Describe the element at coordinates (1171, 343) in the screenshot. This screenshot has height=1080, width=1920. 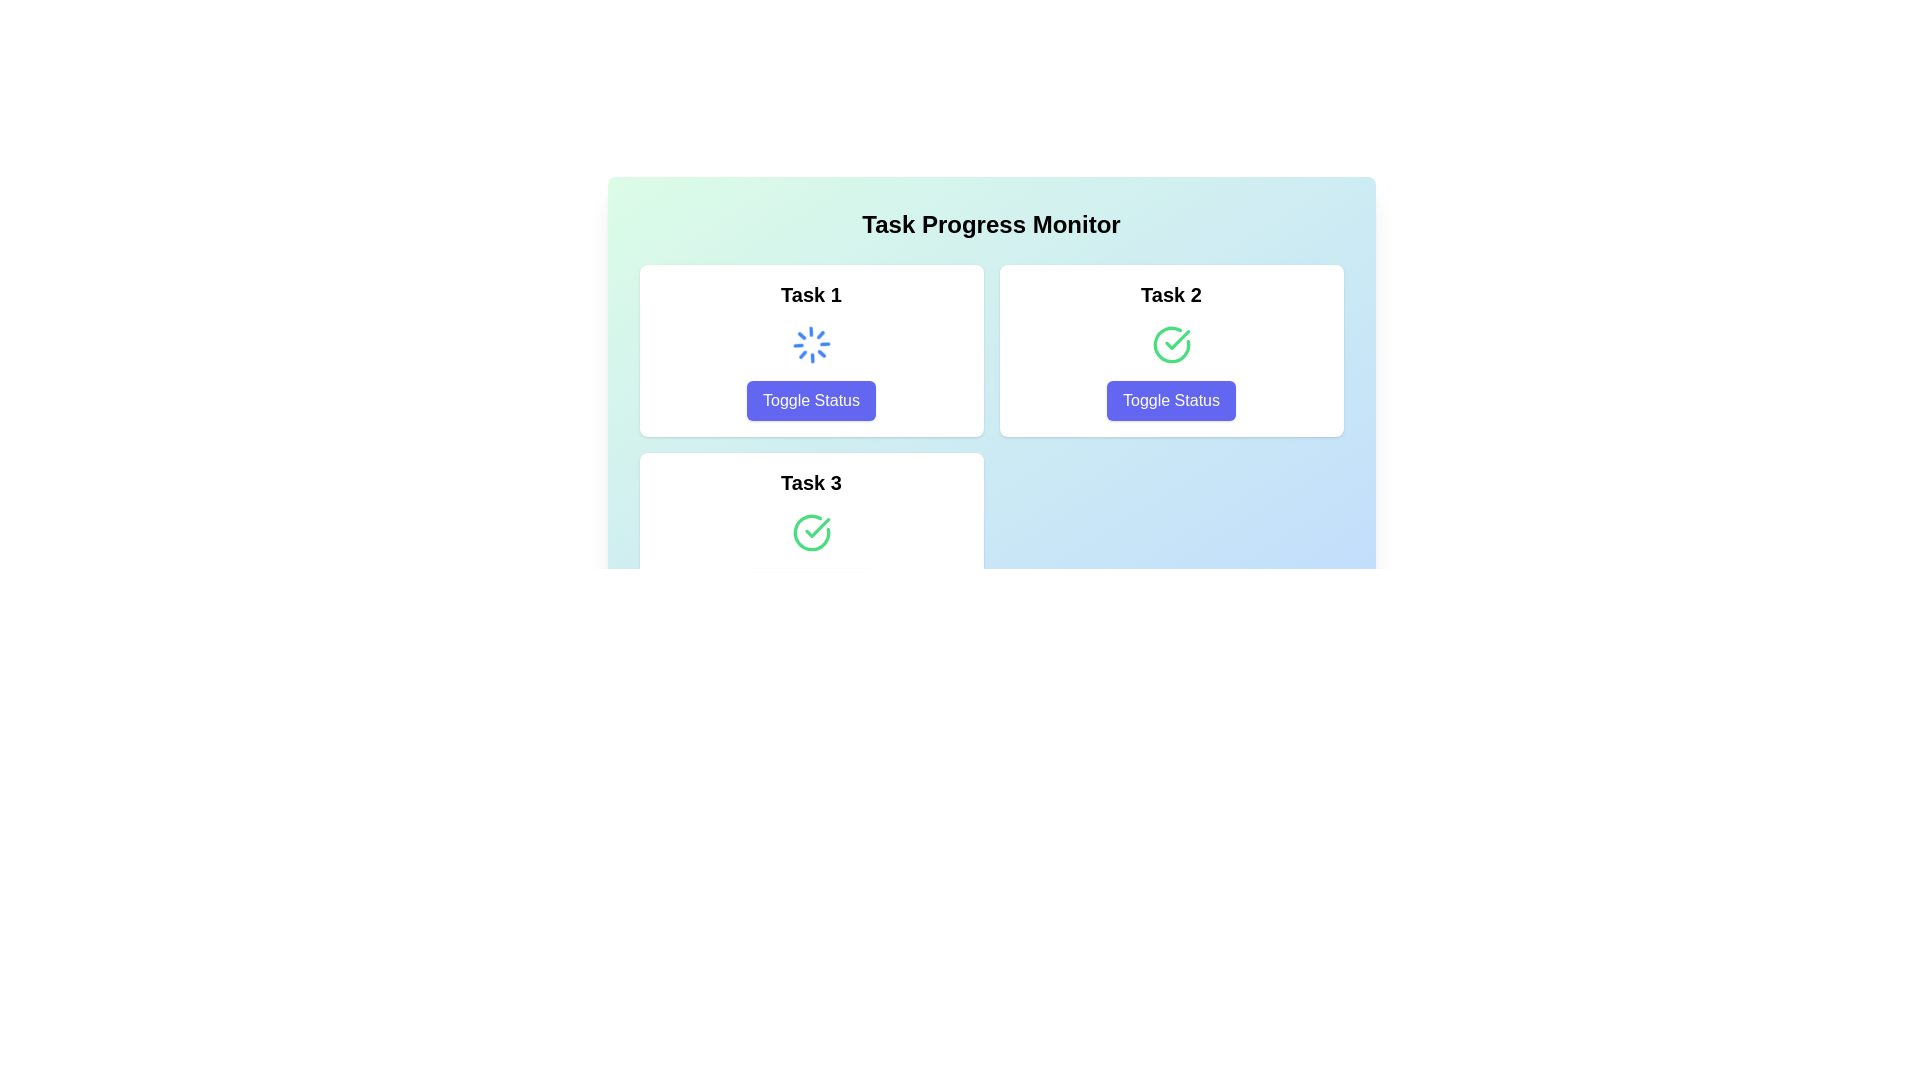
I see `the green circular icon with a checkmark inside` at that location.